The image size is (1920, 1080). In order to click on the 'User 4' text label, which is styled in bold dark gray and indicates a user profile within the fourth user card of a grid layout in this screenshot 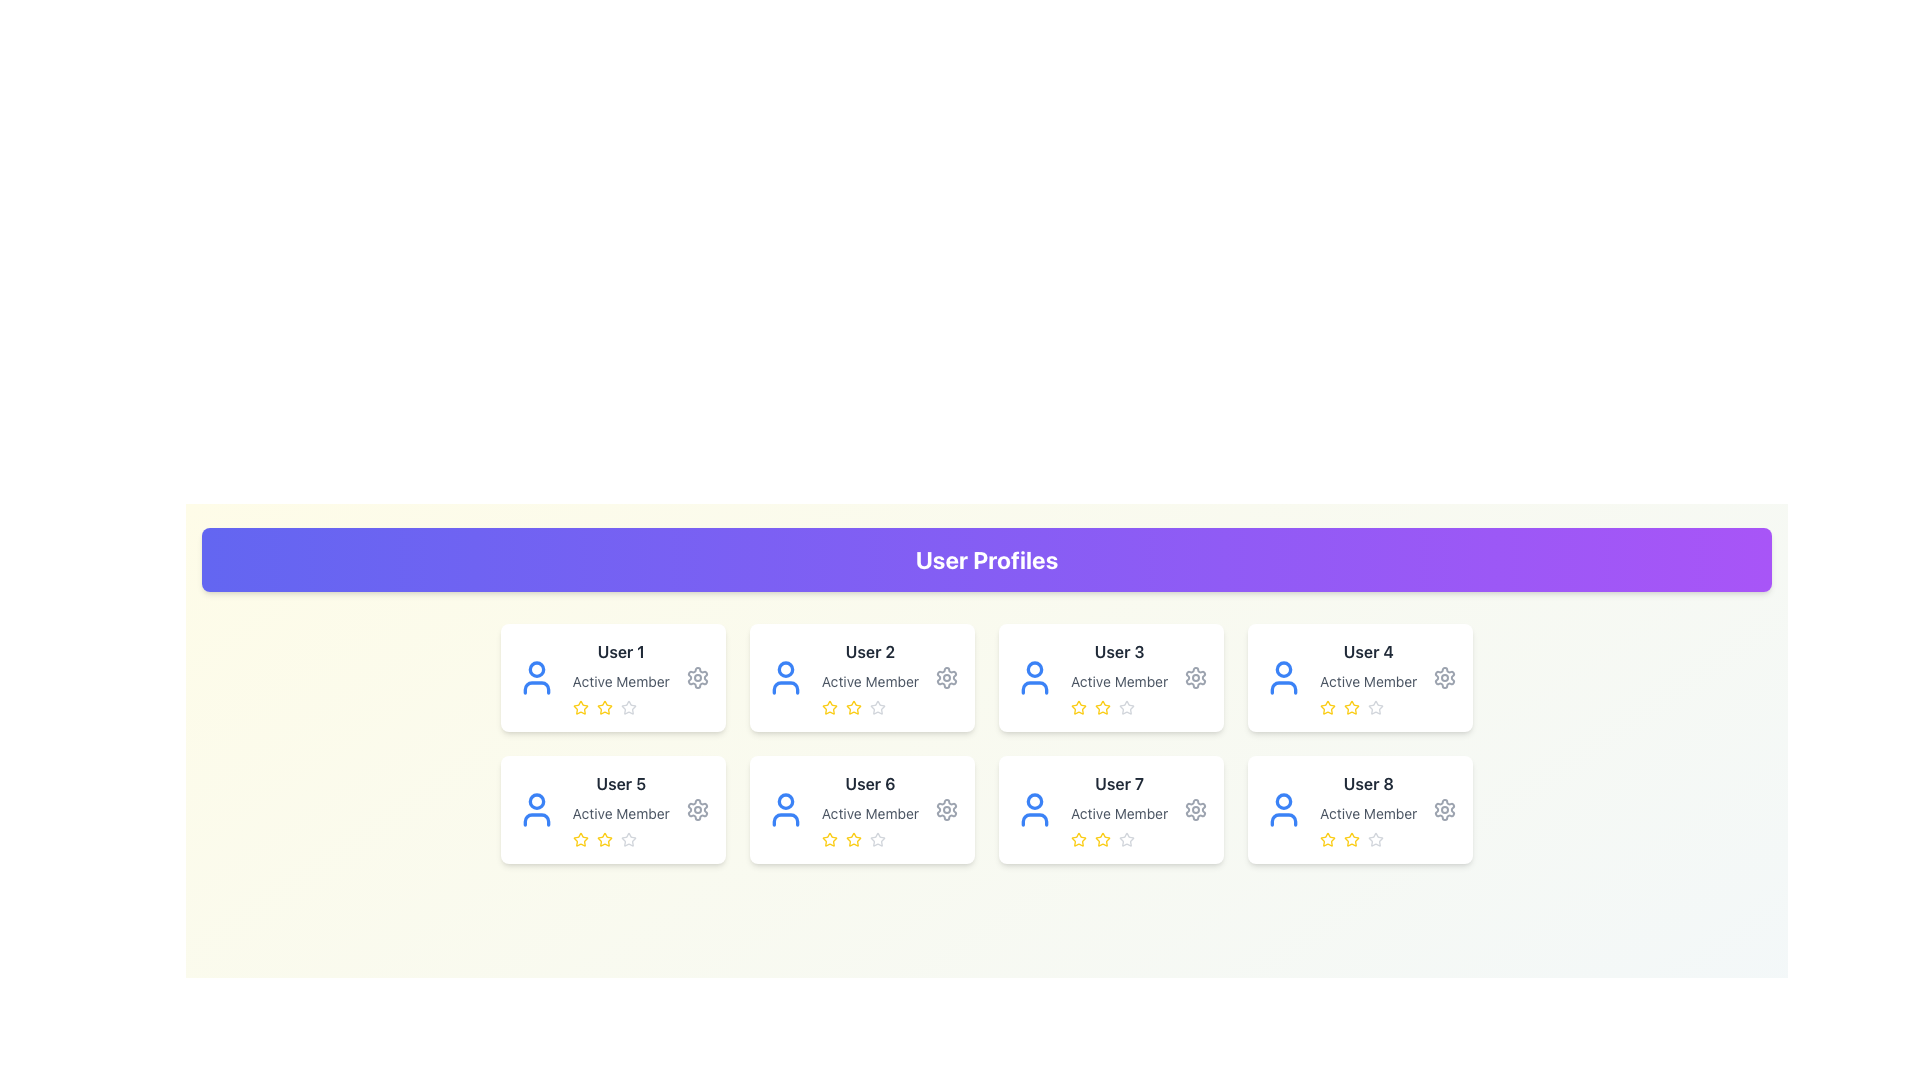, I will do `click(1367, 651)`.